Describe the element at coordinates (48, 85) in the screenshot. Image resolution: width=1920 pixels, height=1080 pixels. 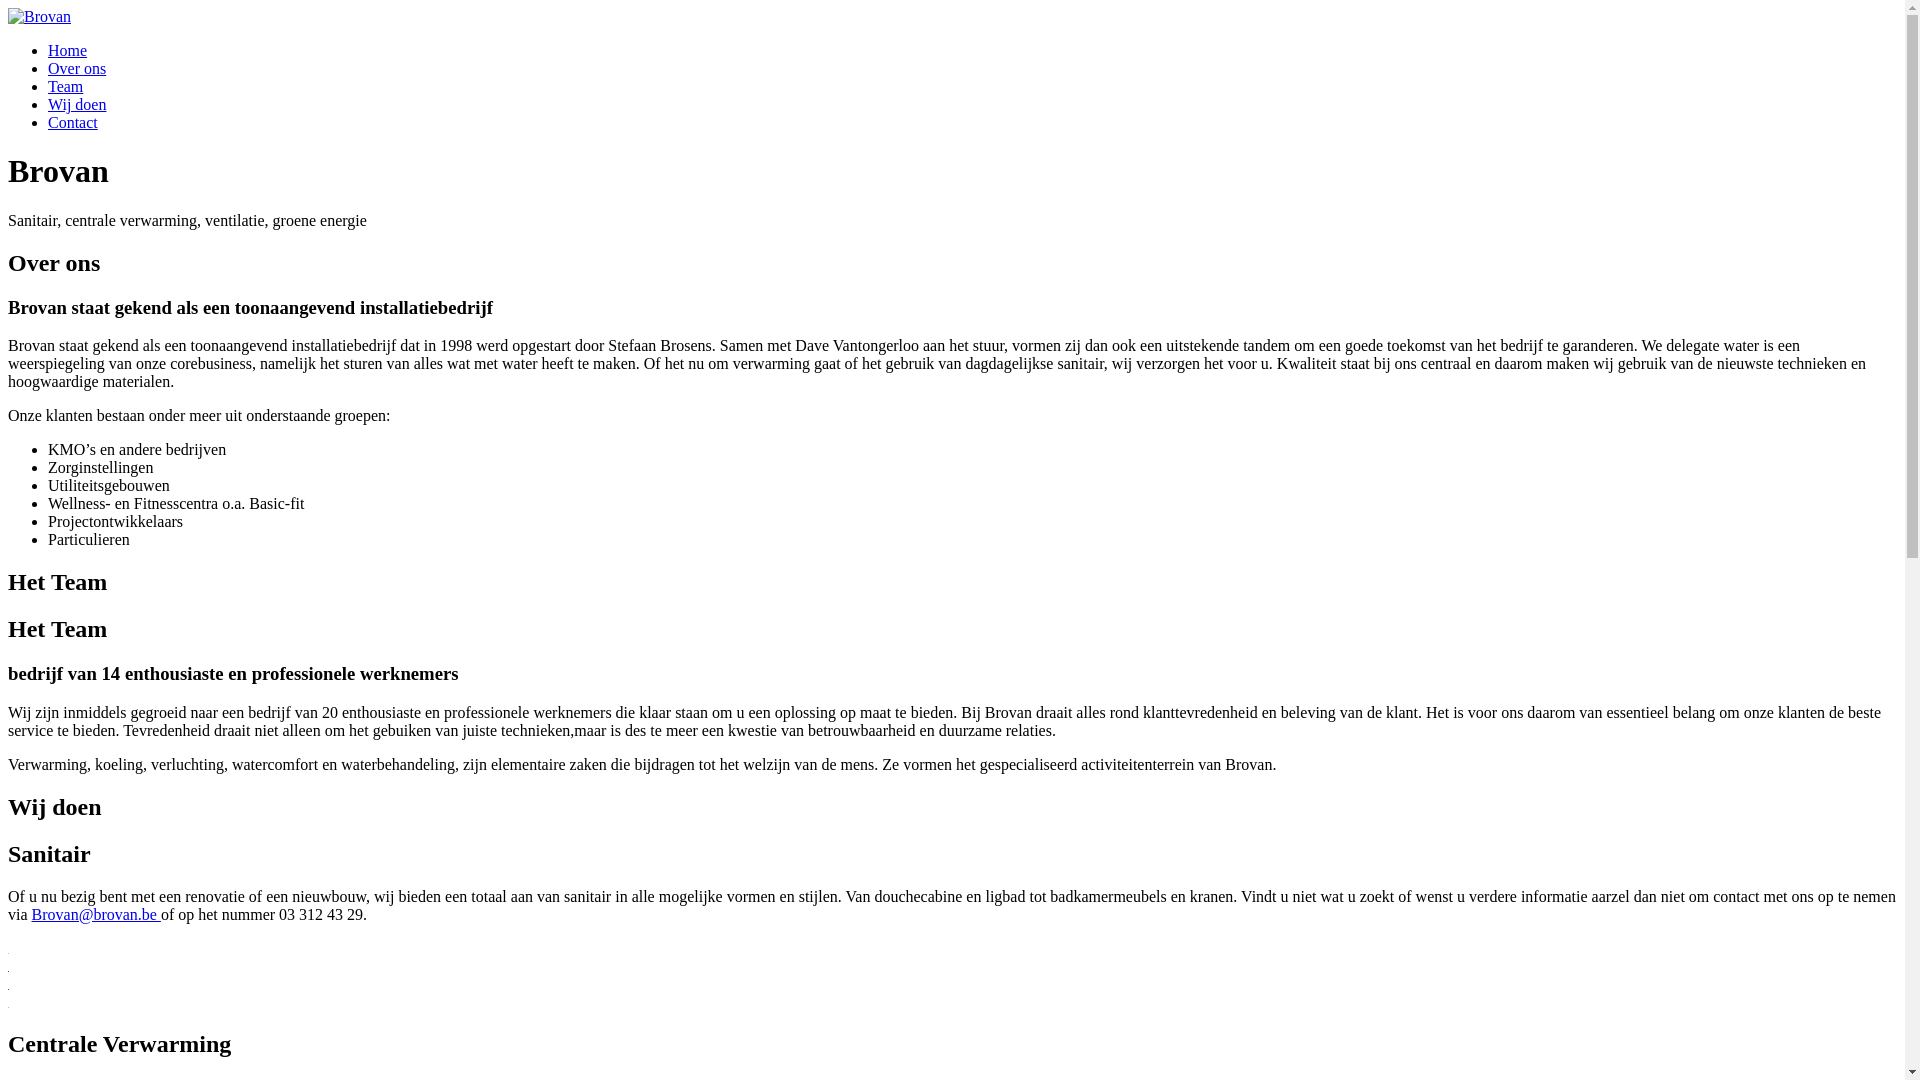
I see `'Team'` at that location.